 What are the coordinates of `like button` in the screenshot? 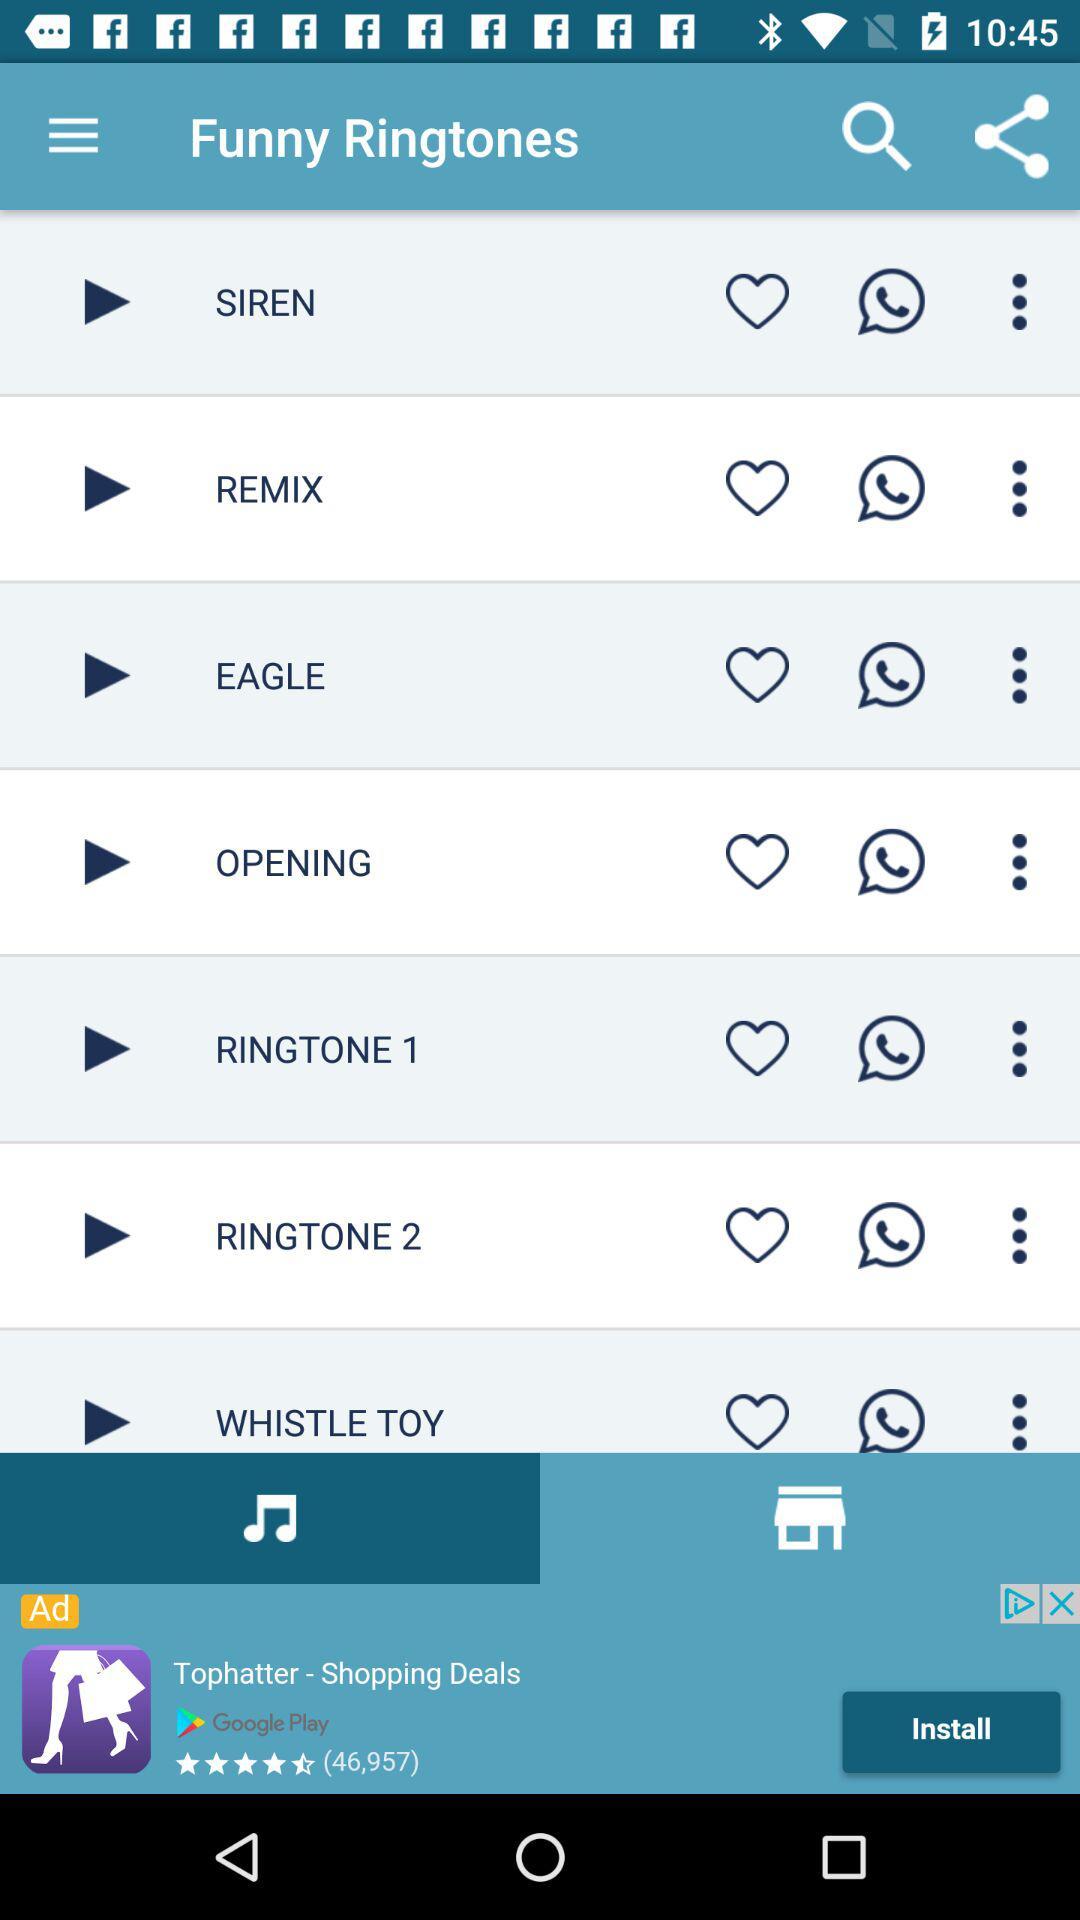 It's located at (757, 488).